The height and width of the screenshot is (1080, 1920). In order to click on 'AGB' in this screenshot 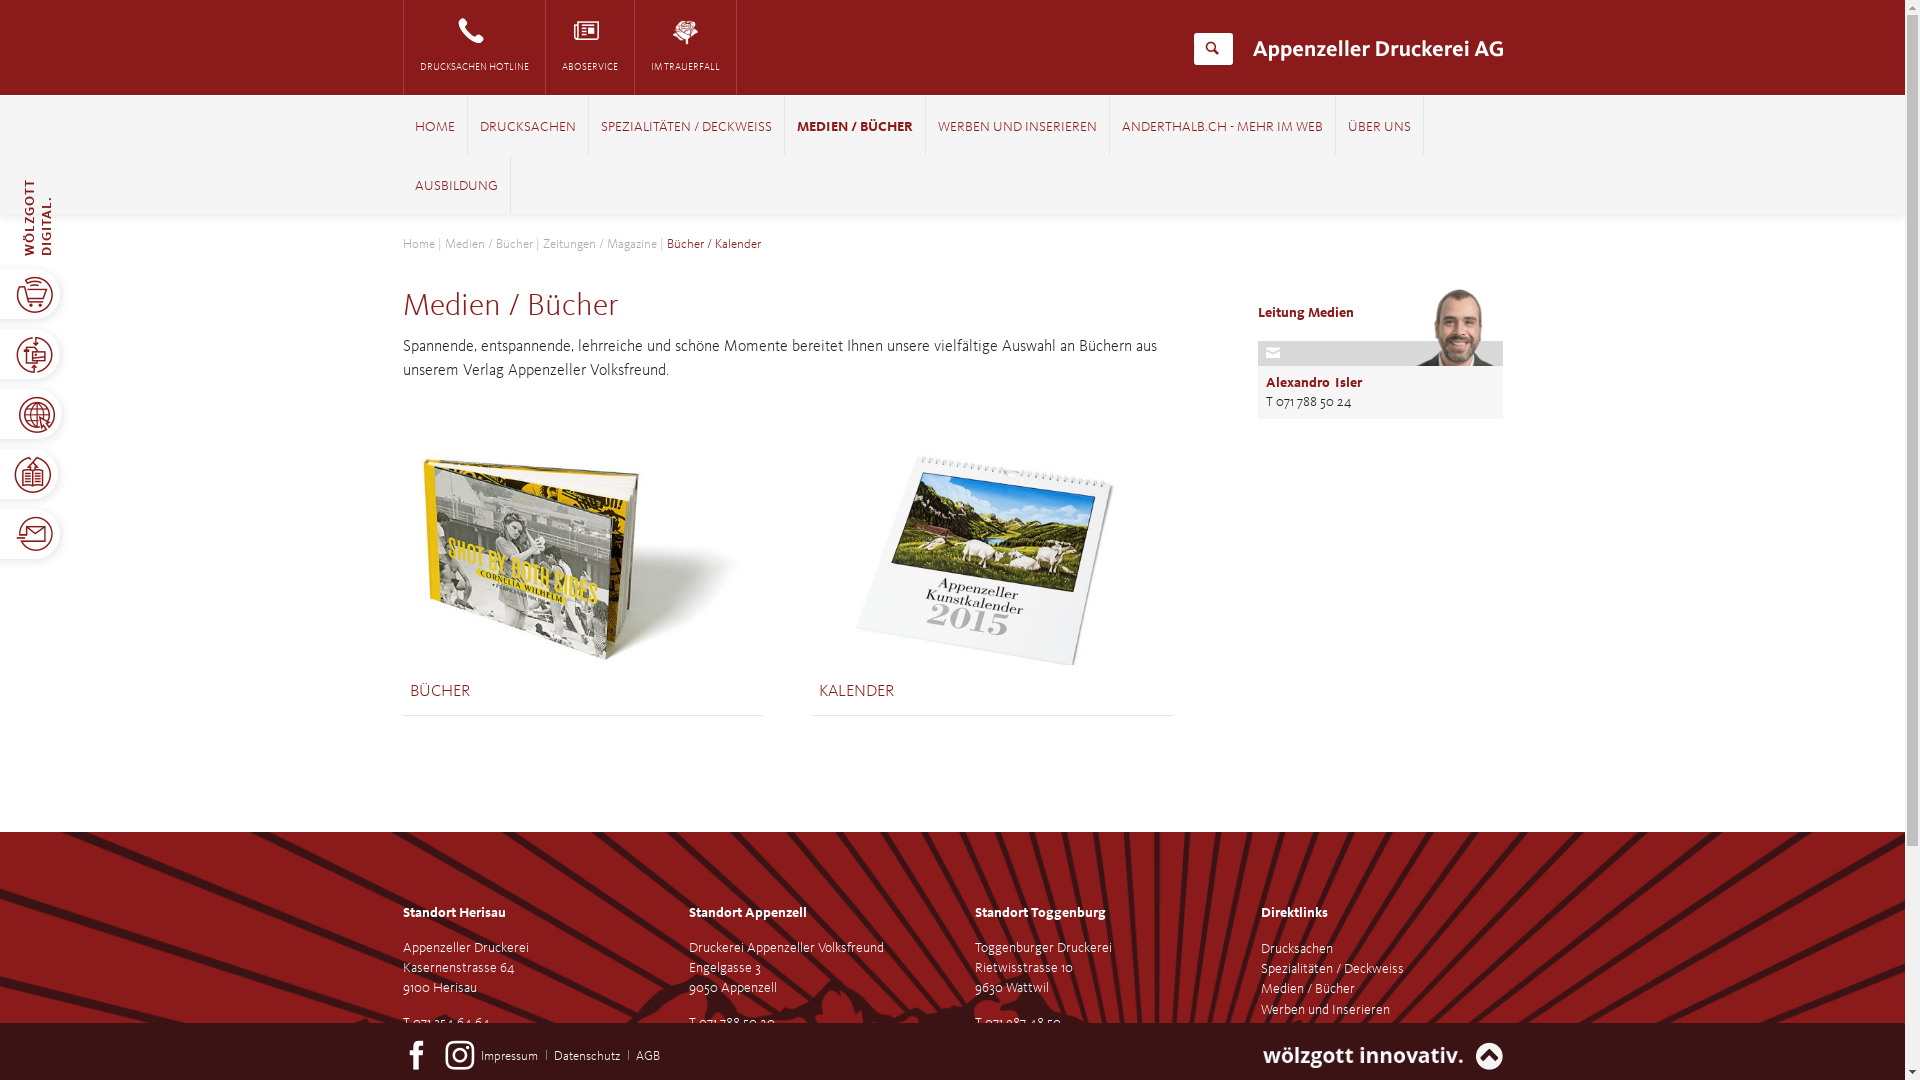, I will do `click(648, 1055)`.